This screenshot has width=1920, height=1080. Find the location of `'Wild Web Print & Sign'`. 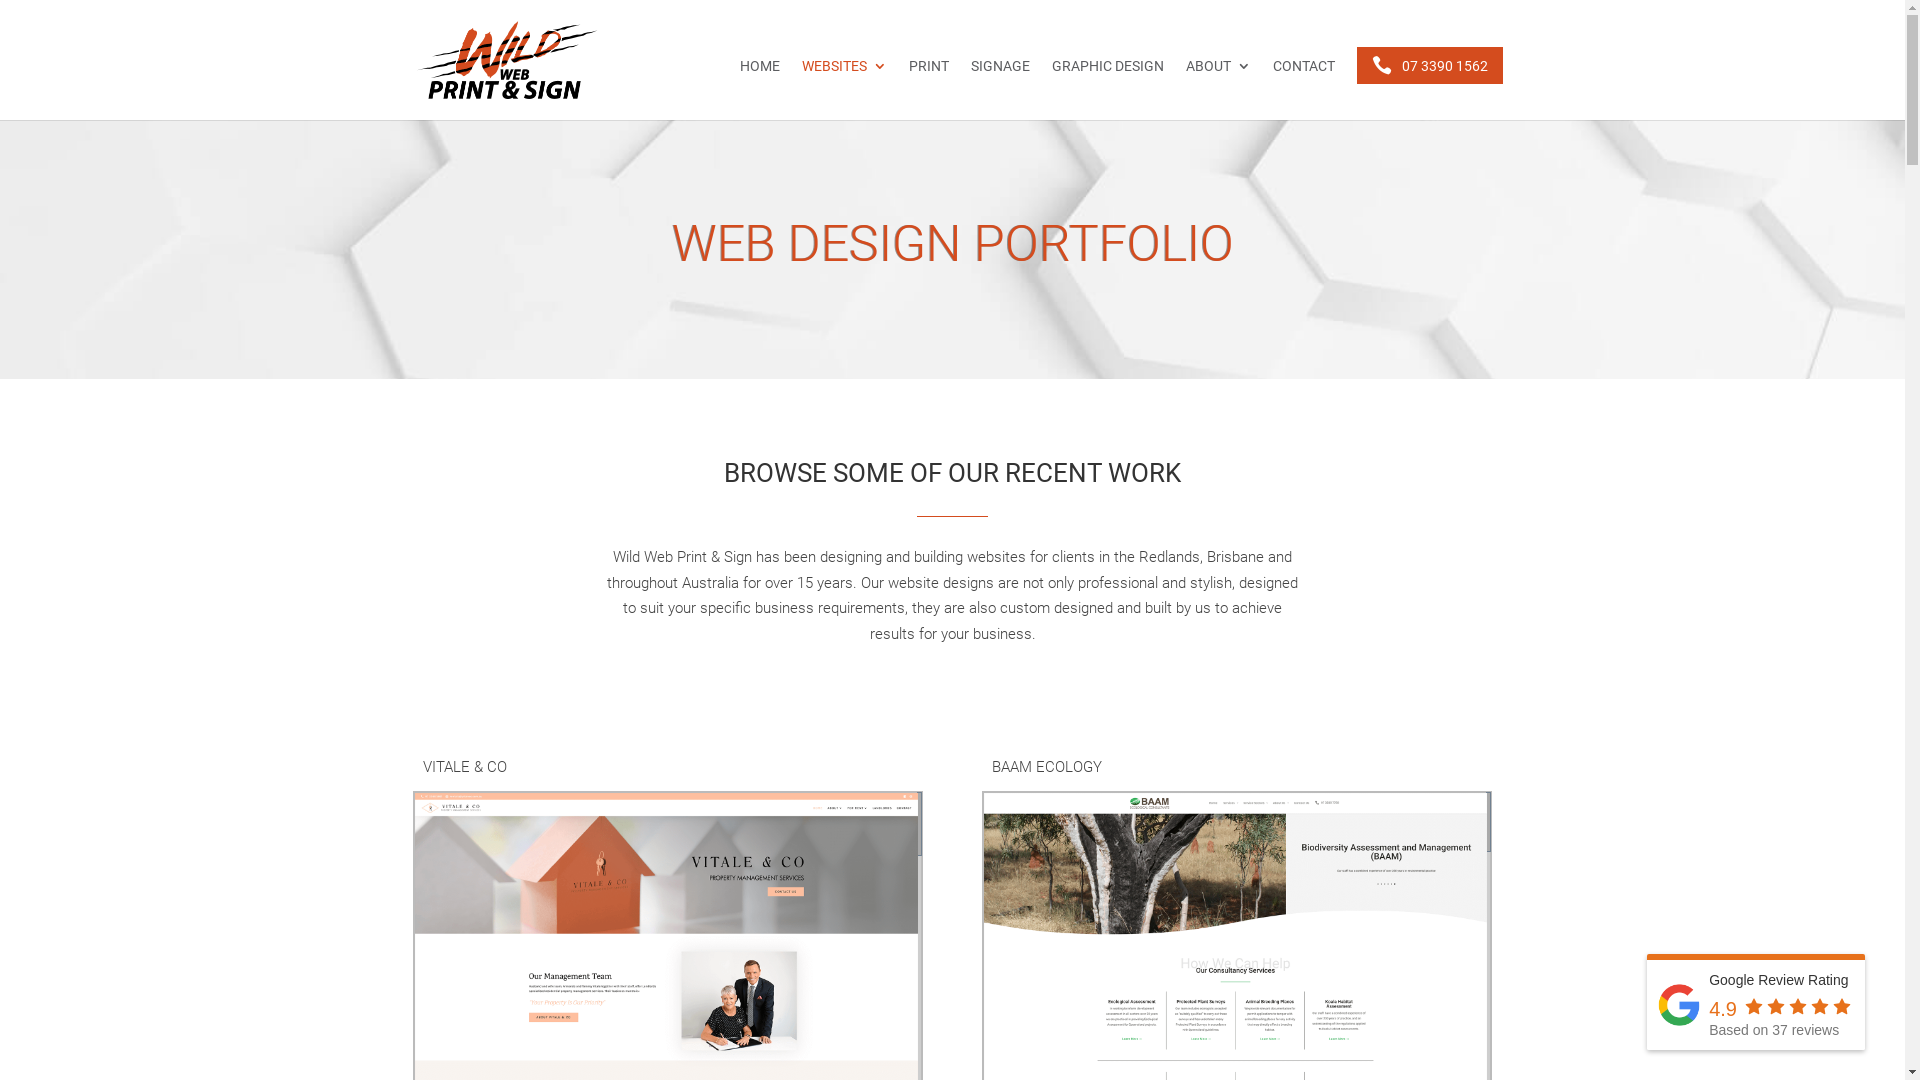

'Wild Web Print & Sign' is located at coordinates (1679, 1005).